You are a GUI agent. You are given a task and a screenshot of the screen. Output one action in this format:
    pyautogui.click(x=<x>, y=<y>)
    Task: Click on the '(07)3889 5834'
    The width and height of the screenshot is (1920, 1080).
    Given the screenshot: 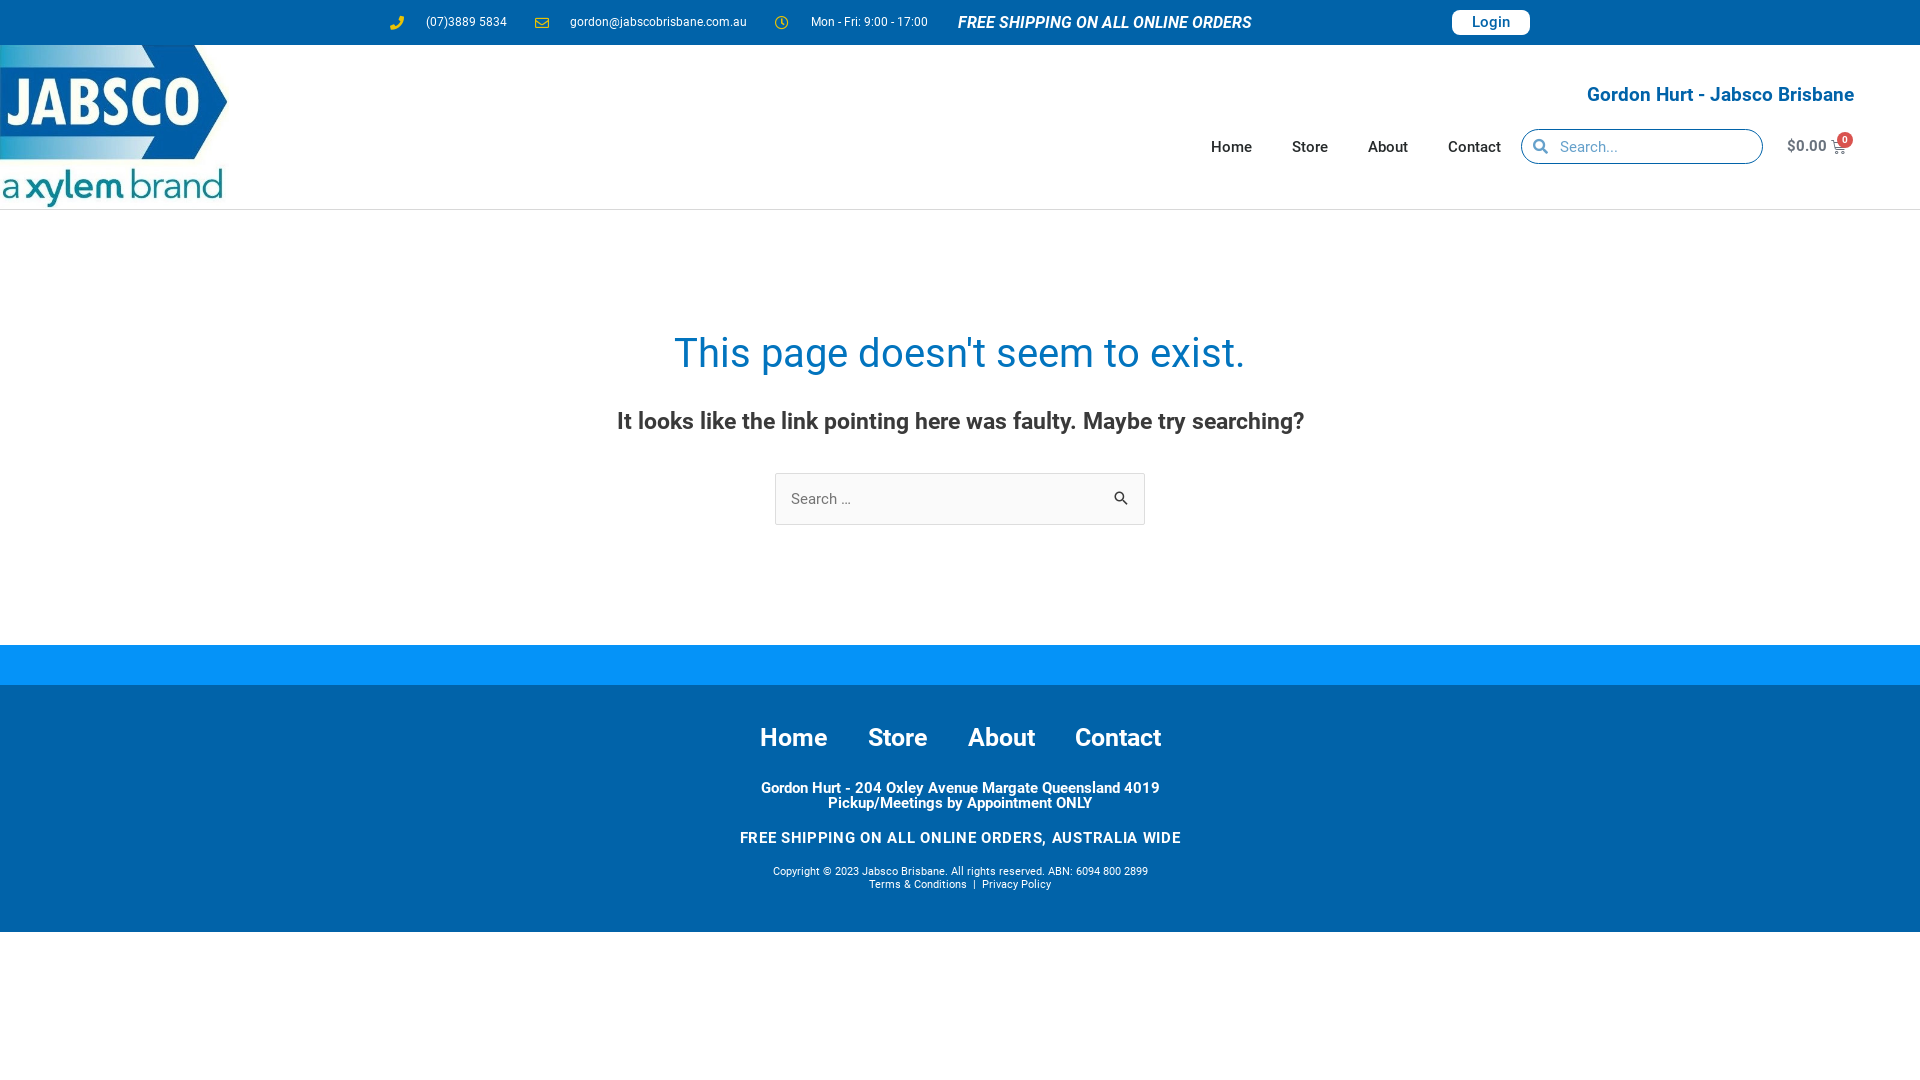 What is the action you would take?
    pyautogui.click(x=447, y=22)
    